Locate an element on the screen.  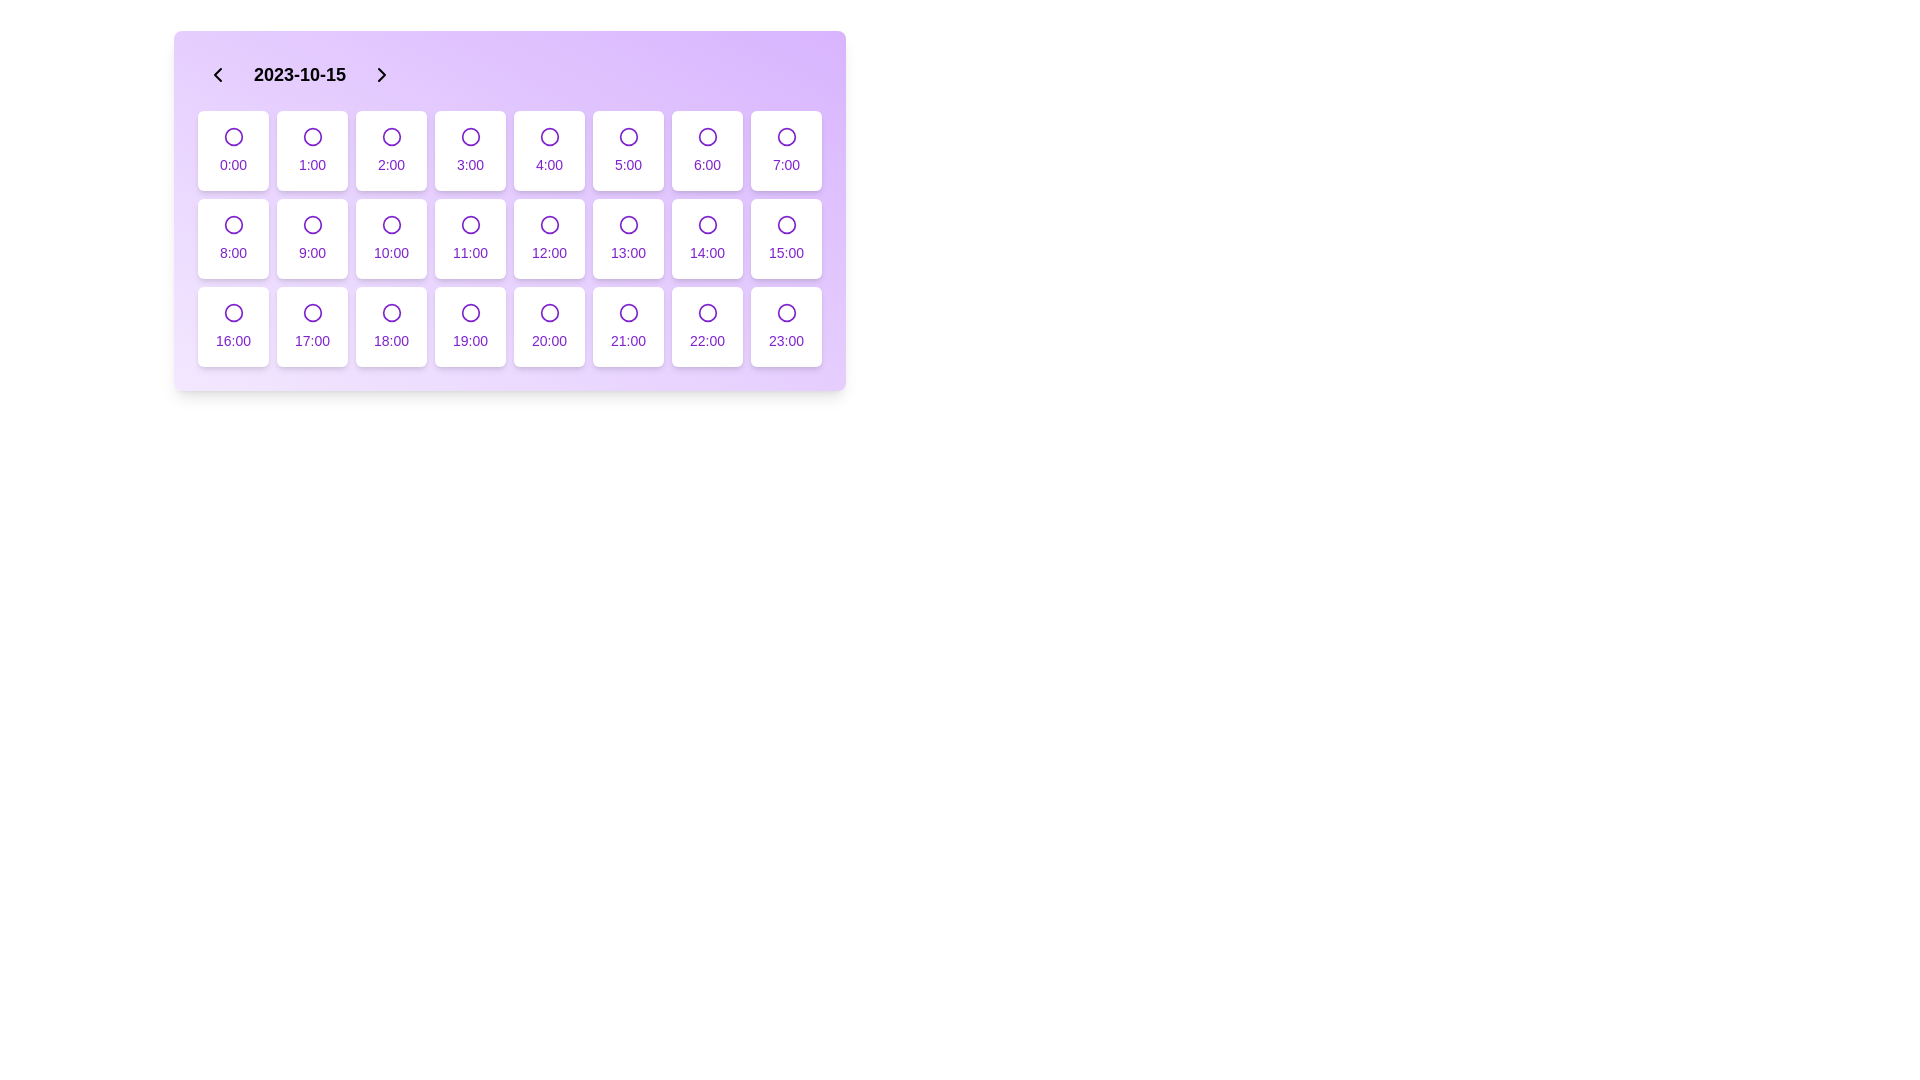
the time selector button for the '3:00' time slot located in the first row, fourth column of the grid layout is located at coordinates (469, 149).